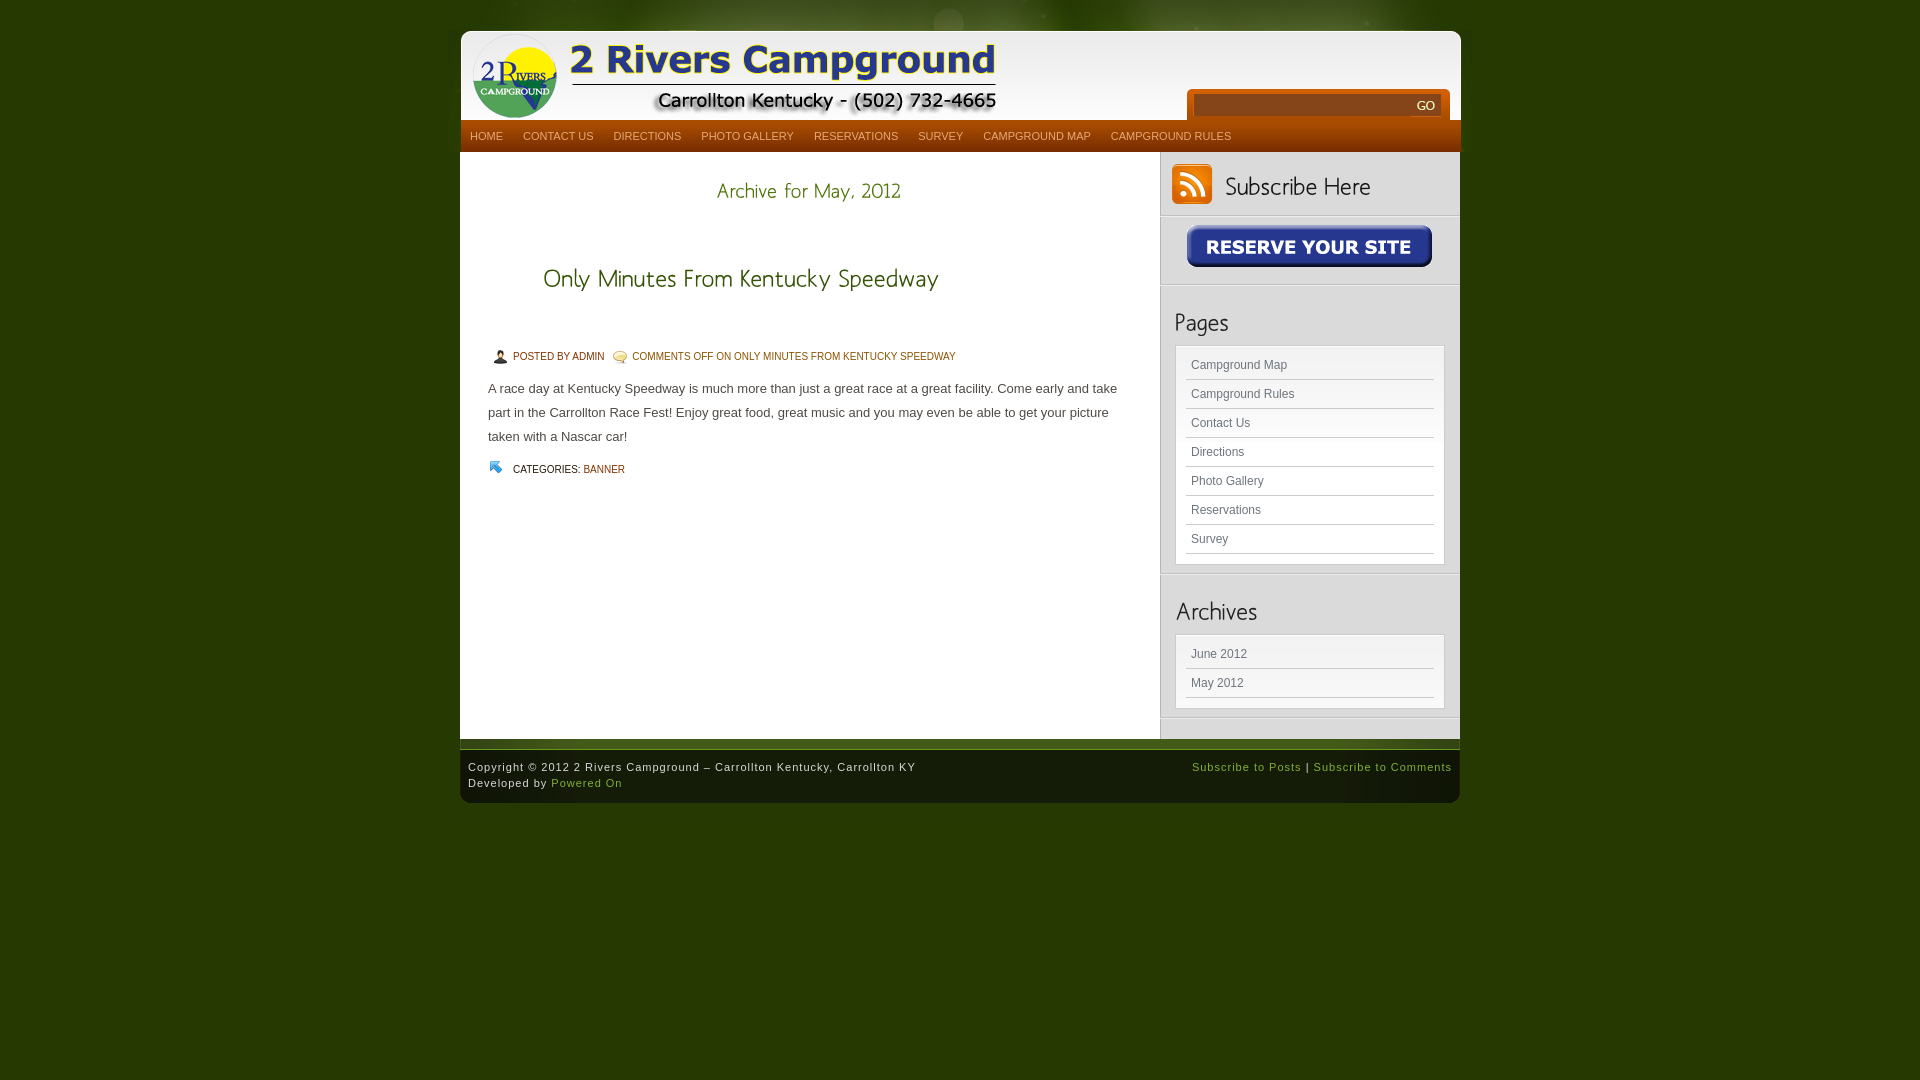 The image size is (1920, 1080). I want to click on 'SURVEY', so click(939, 135).